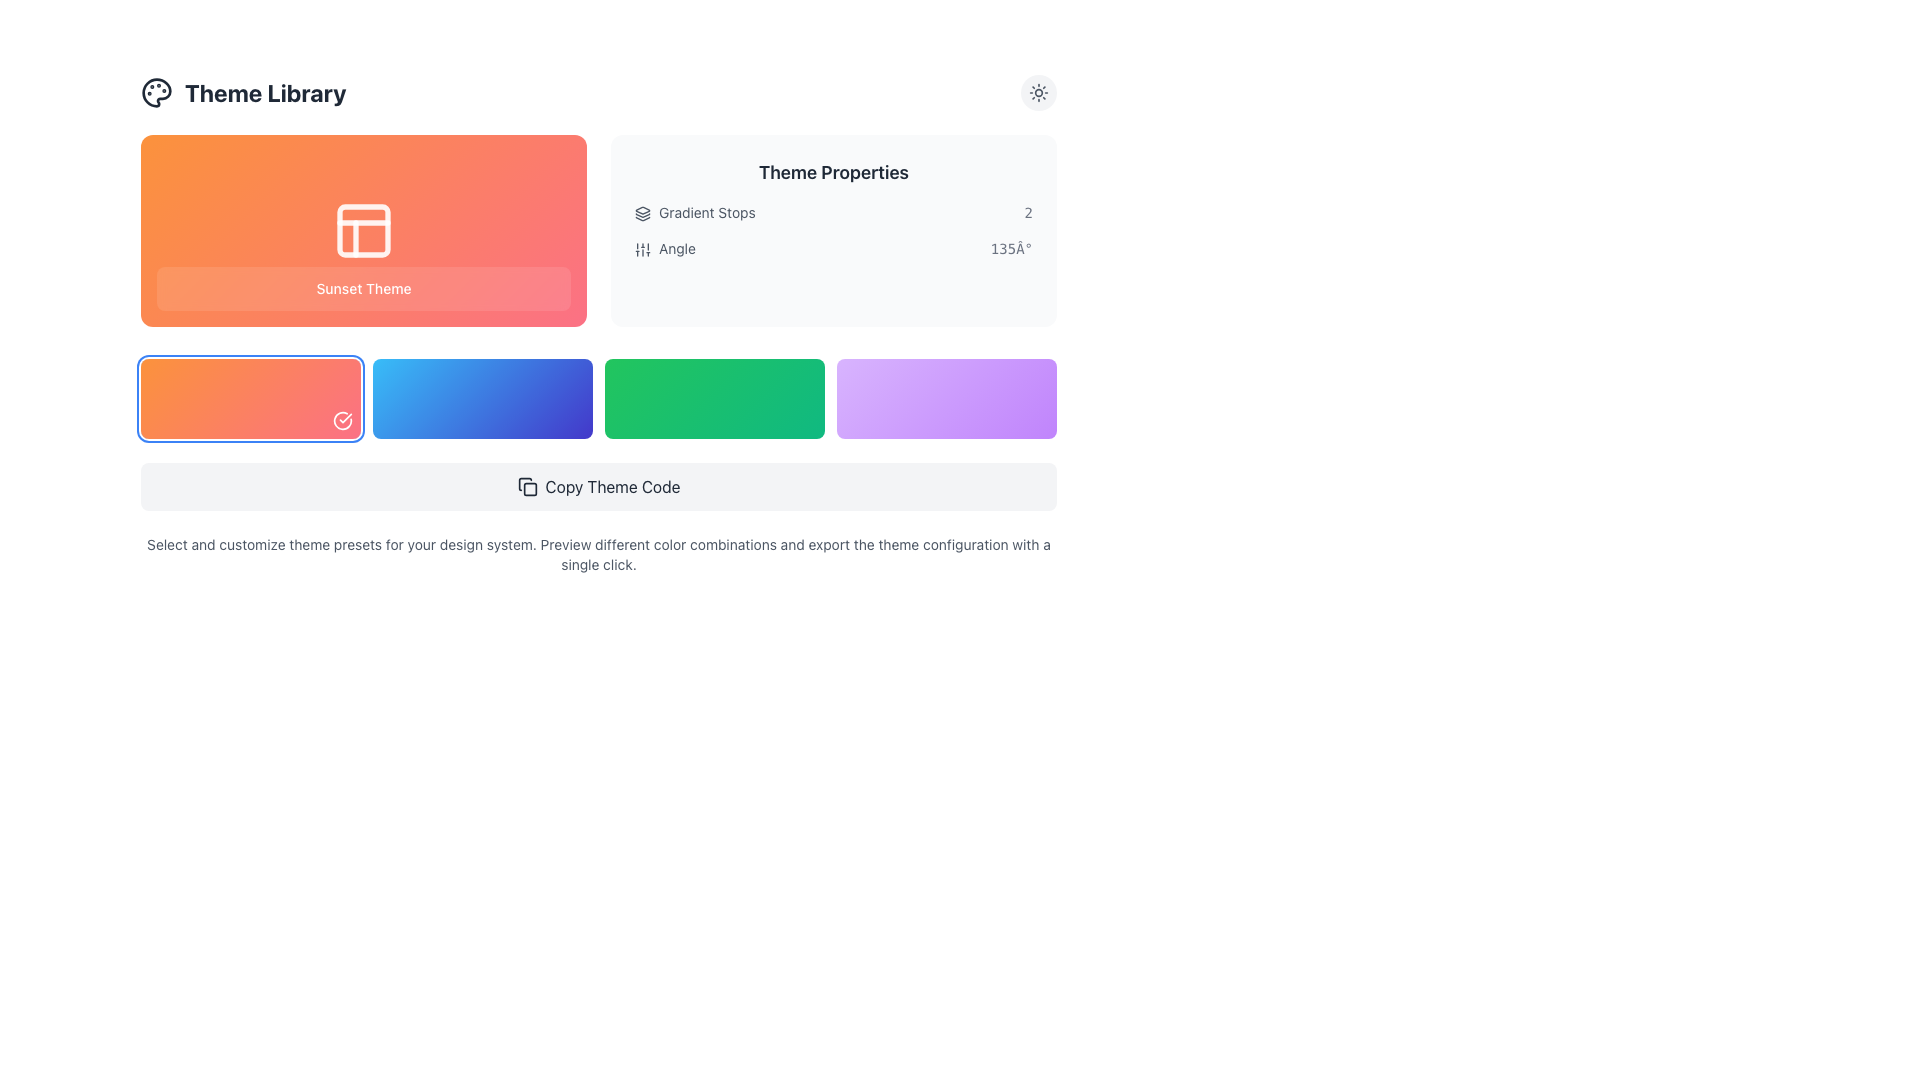 The image size is (1920, 1080). I want to click on the visual card representing the Sunset Theme in the Theme Library, which is located above the multicolored buttons, so click(598, 230).